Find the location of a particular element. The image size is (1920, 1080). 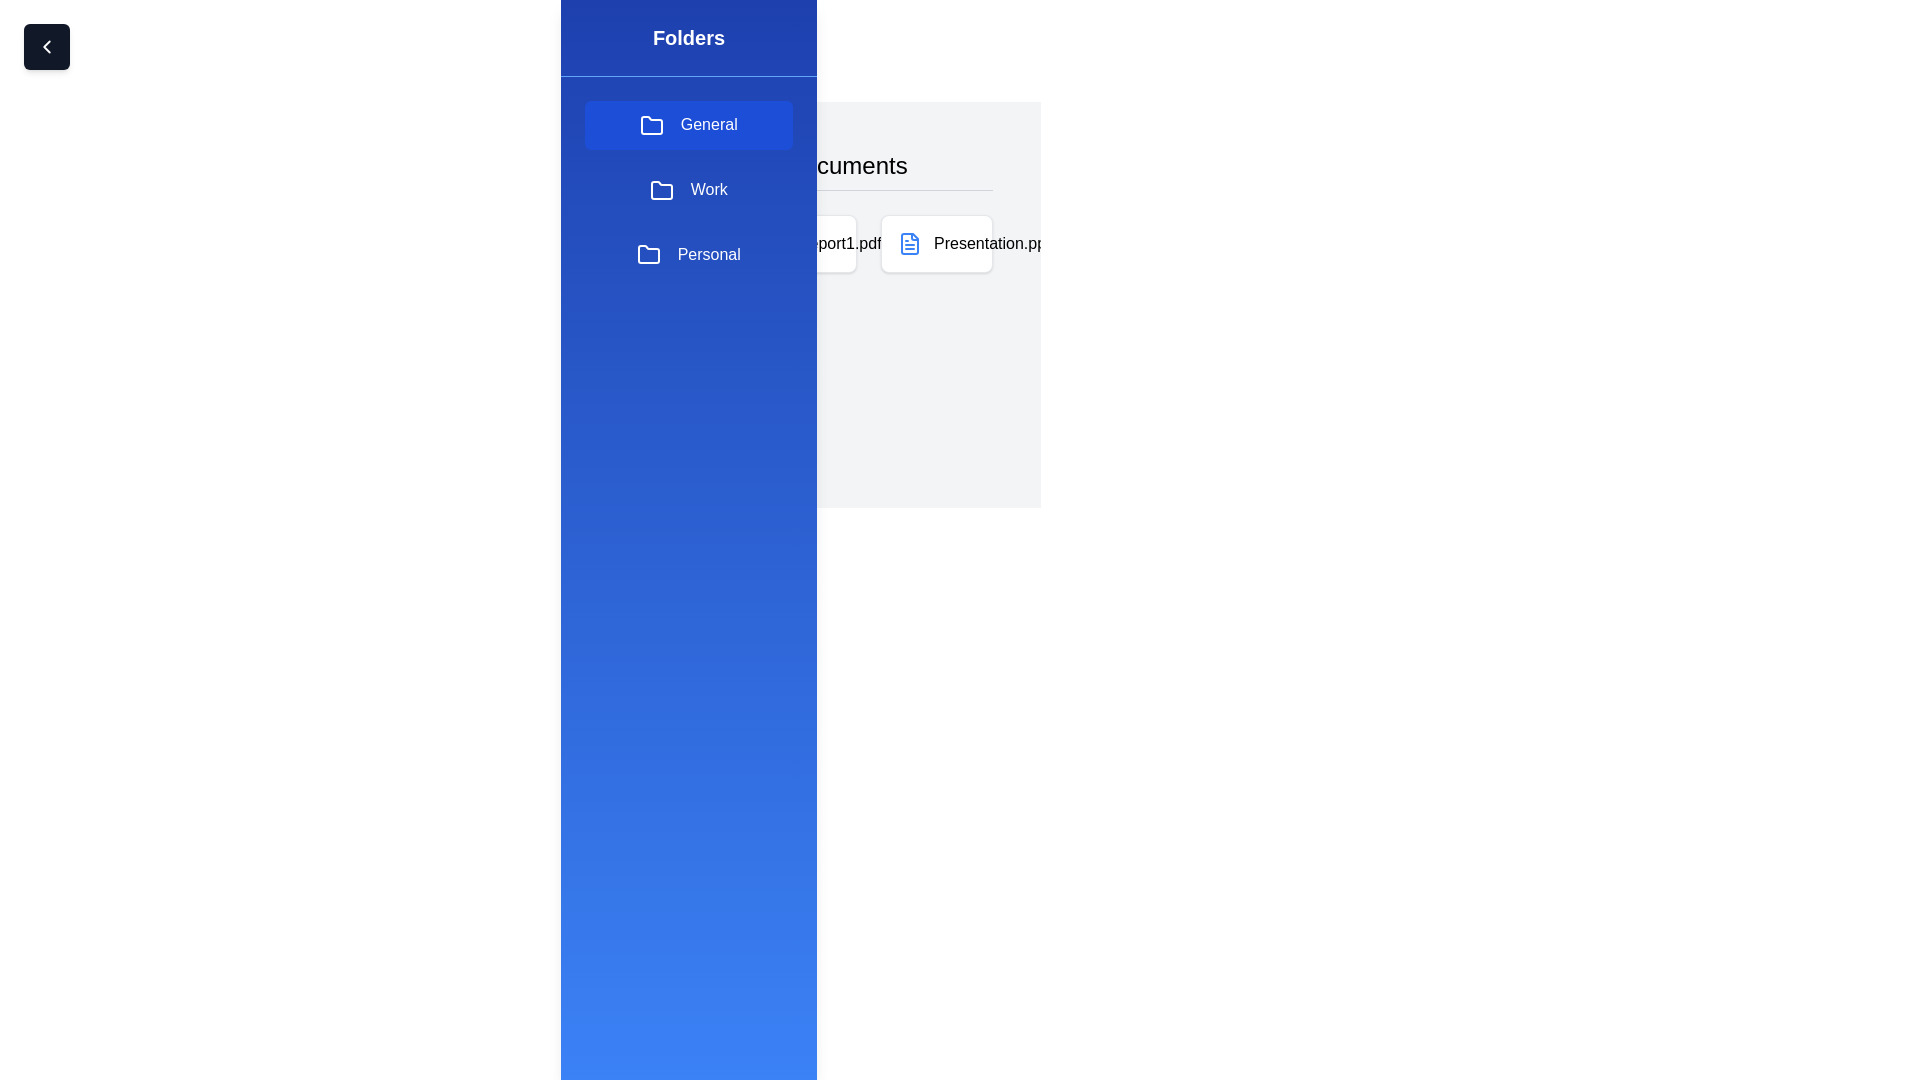

the Decorative icon representing the 'Personal' folder in the hierarchical file menu, located between the 'Work' folder and additional items is located at coordinates (649, 253).